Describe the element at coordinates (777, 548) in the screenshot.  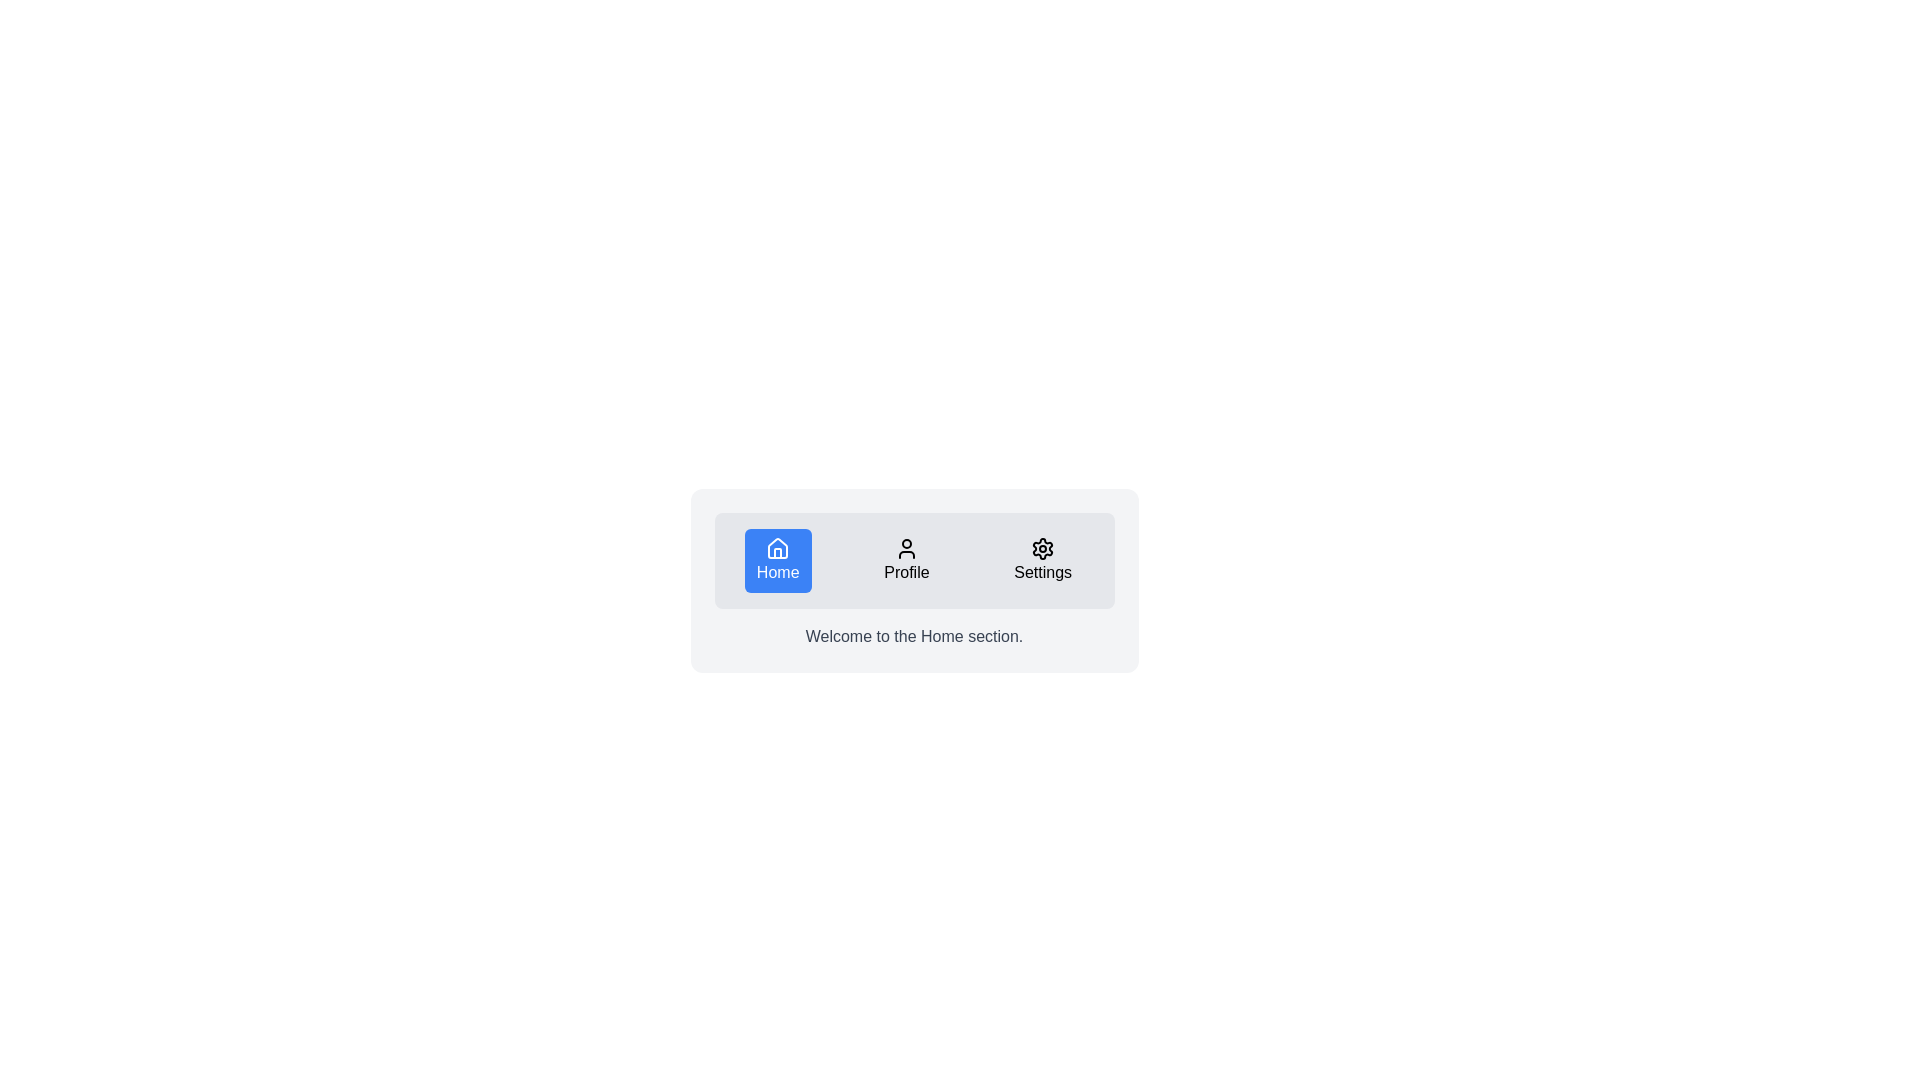
I see `the 'Home' icon in the navigation bar` at that location.